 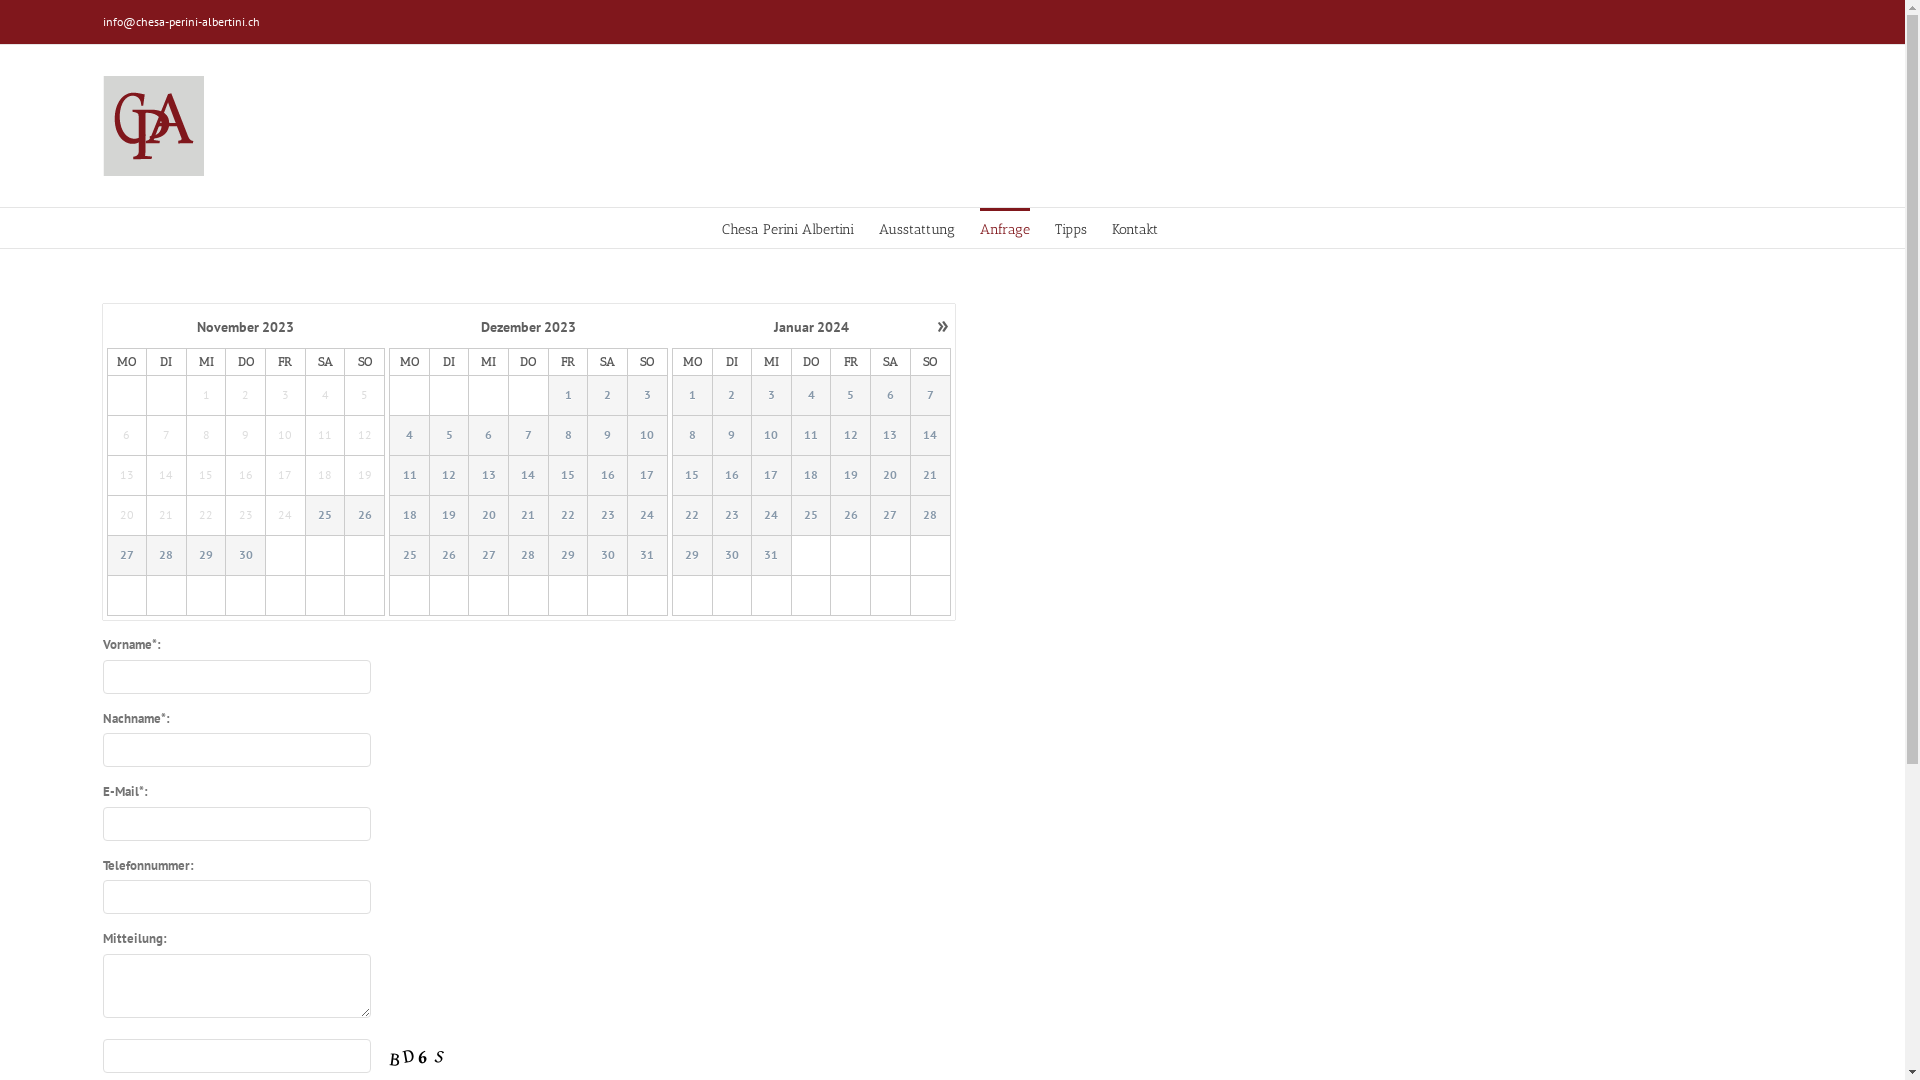 I want to click on 'Chesa Perini Albertini', so click(x=786, y=226).